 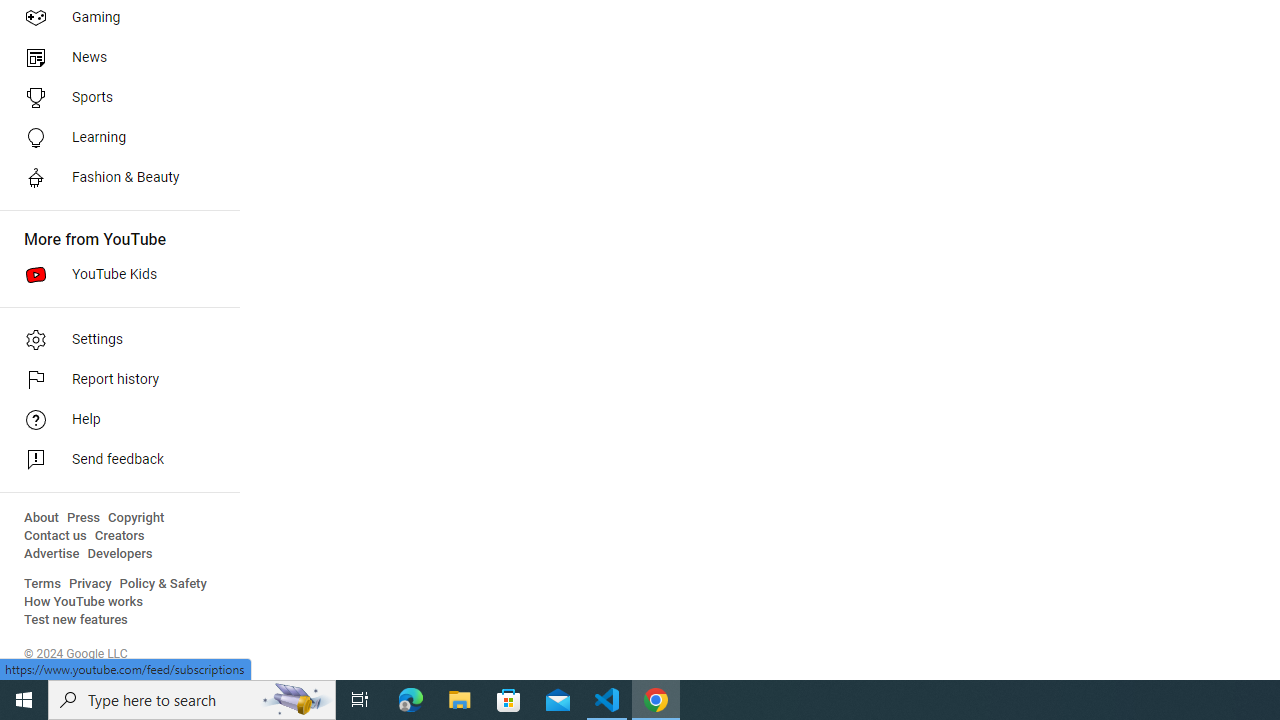 What do you see at coordinates (82, 517) in the screenshot?
I see `'Press'` at bounding box center [82, 517].